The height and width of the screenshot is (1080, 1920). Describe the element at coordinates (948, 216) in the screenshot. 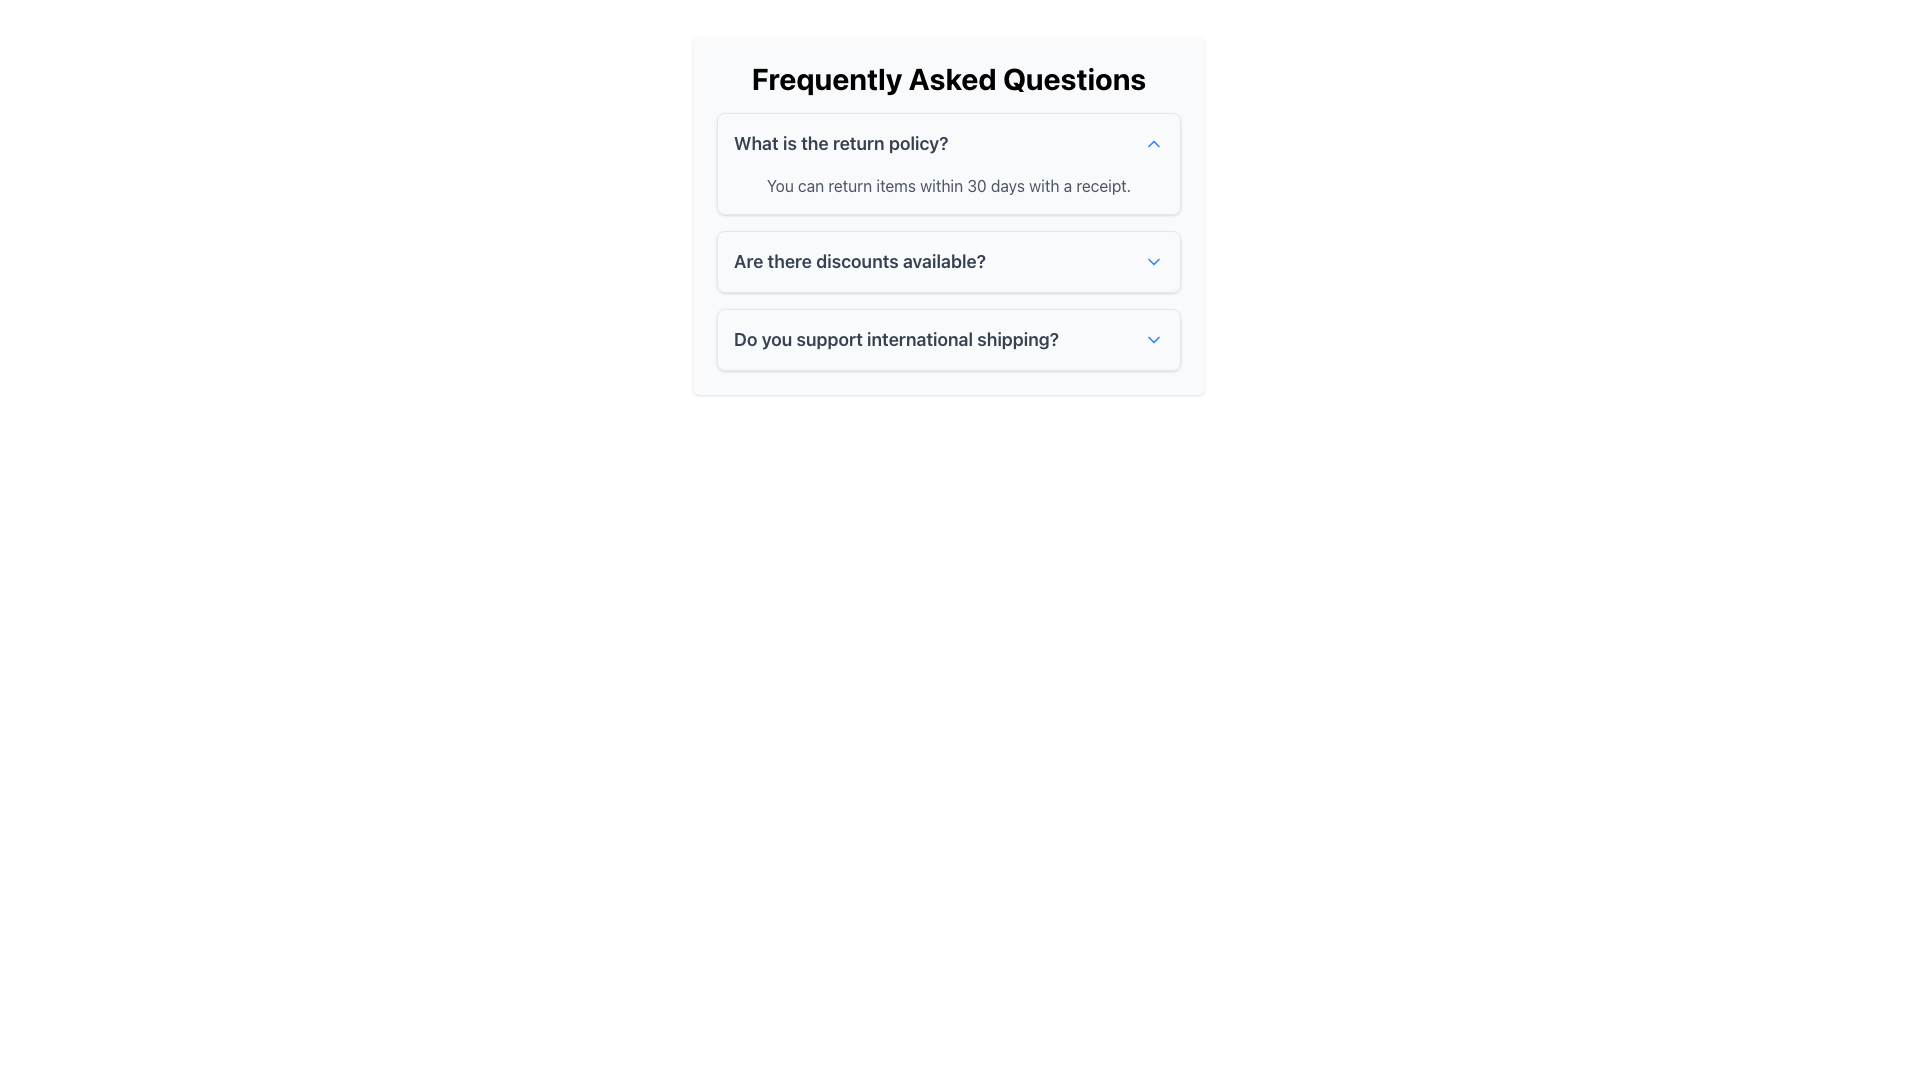

I see `the Expandable FAQ section` at that location.